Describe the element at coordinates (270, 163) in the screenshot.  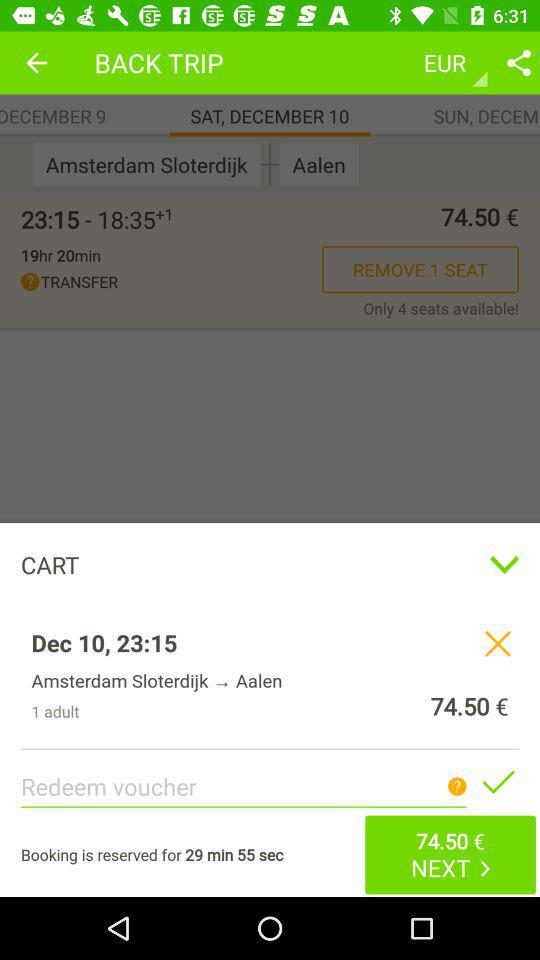
I see `the item to the left of aalen item` at that location.